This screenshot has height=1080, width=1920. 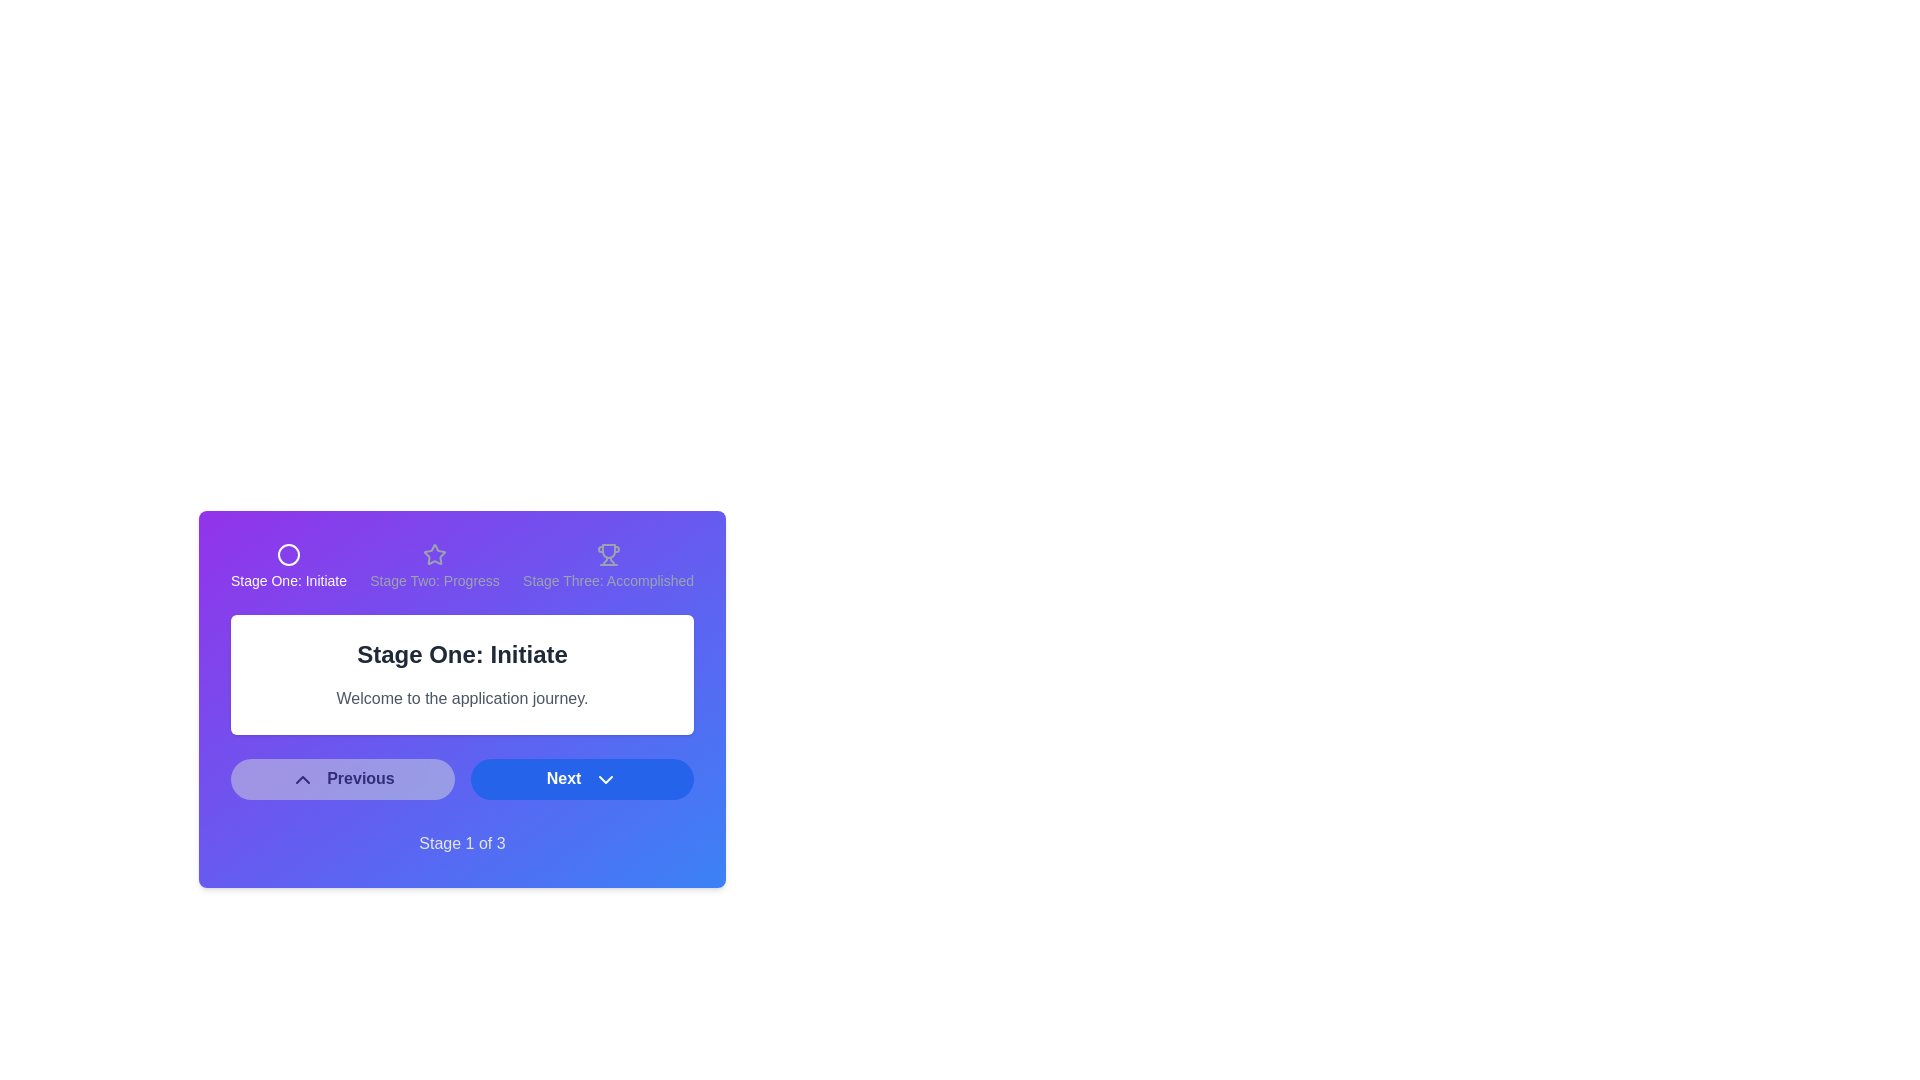 What do you see at coordinates (607, 567) in the screenshot?
I see `the third stage label with icon` at bounding box center [607, 567].